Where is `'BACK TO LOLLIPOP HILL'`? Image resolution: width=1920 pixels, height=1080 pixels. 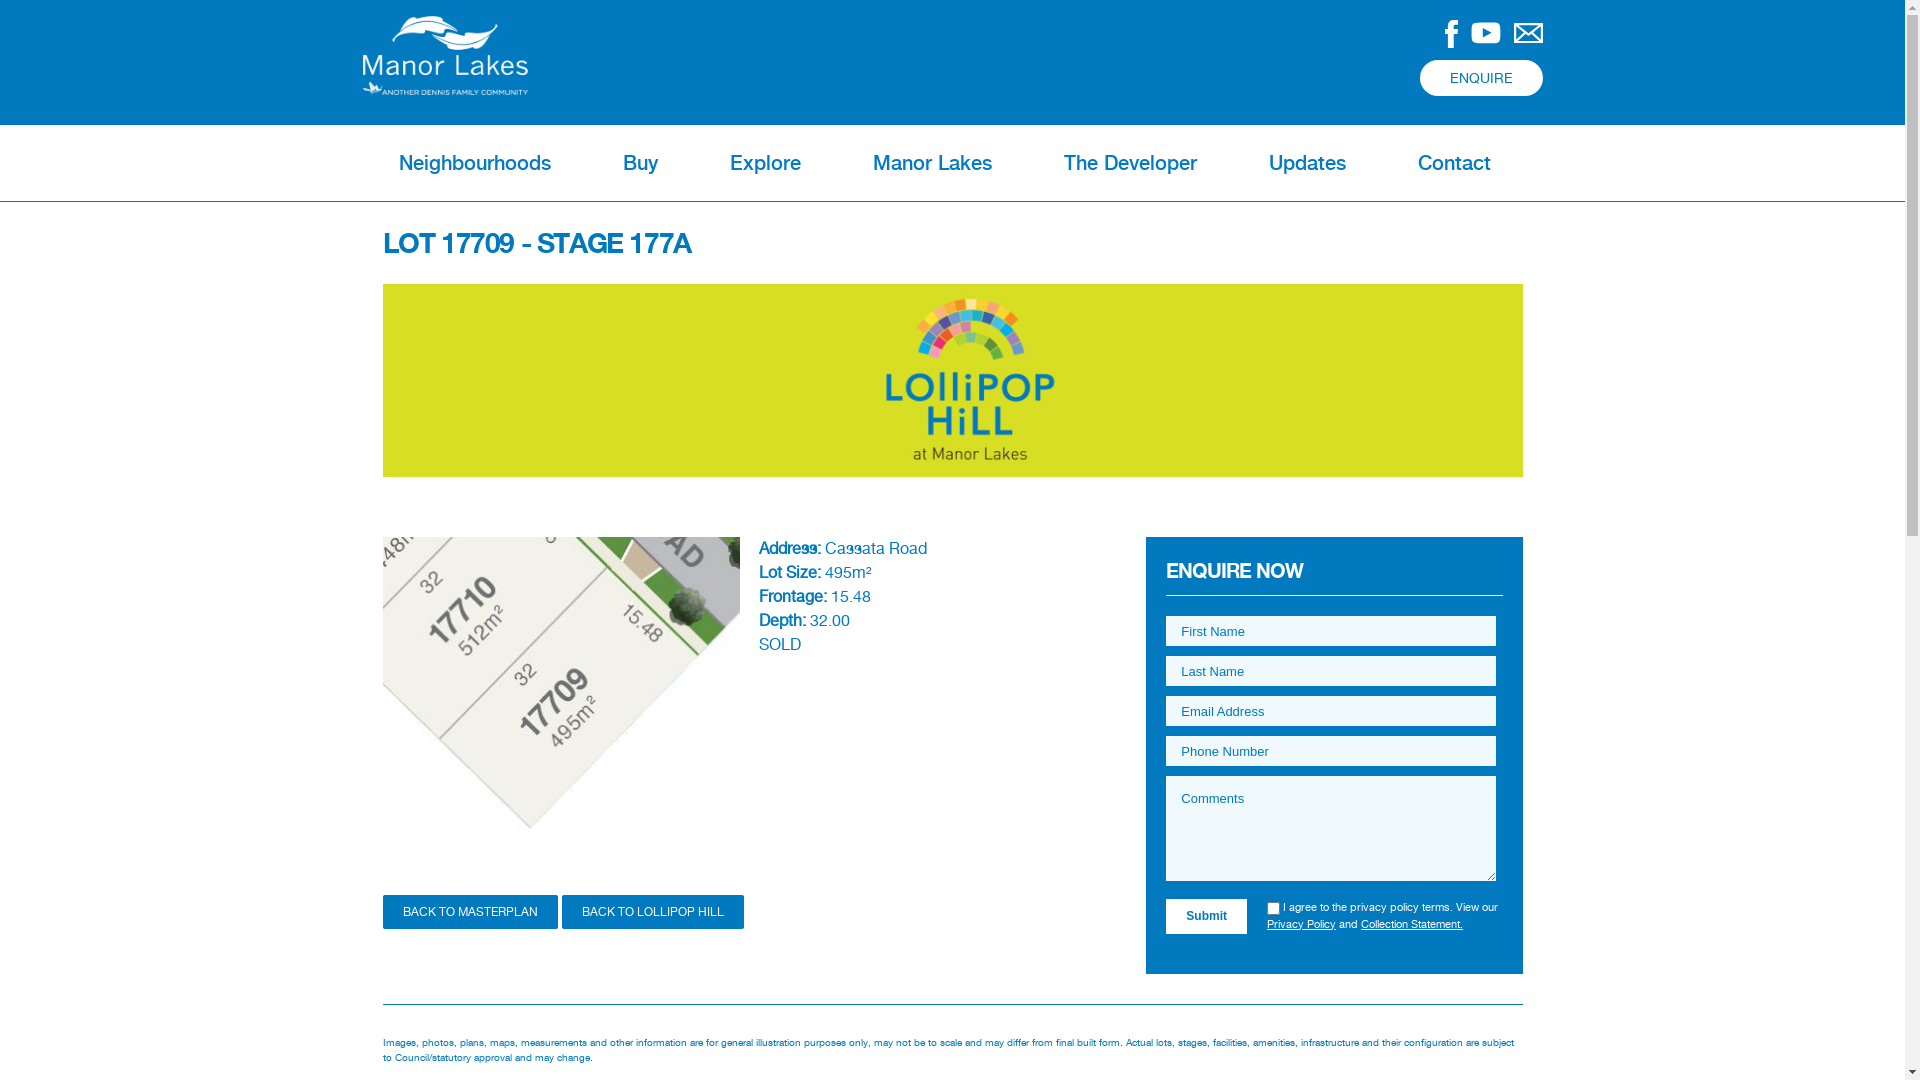
'BACK TO LOLLIPOP HILL' is located at coordinates (652, 911).